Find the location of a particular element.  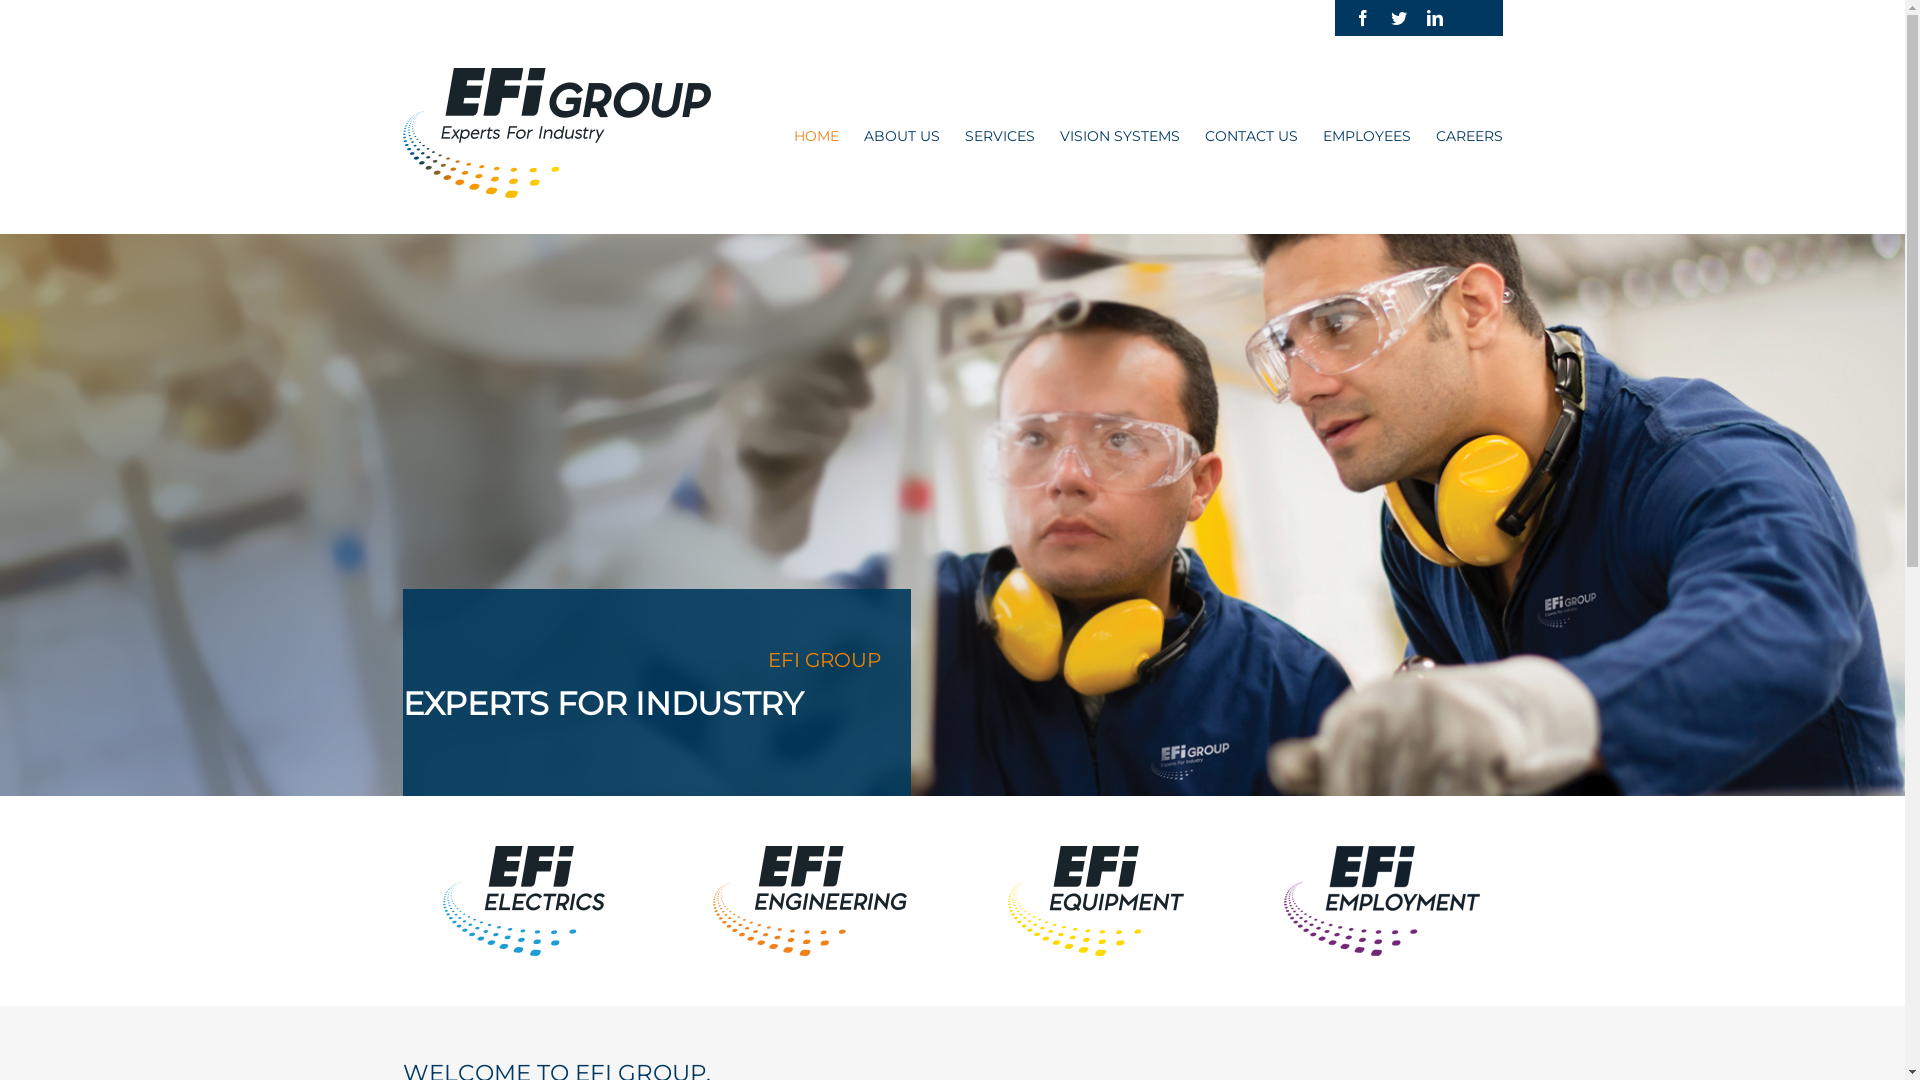

'SERVICES' is located at coordinates (998, 135).